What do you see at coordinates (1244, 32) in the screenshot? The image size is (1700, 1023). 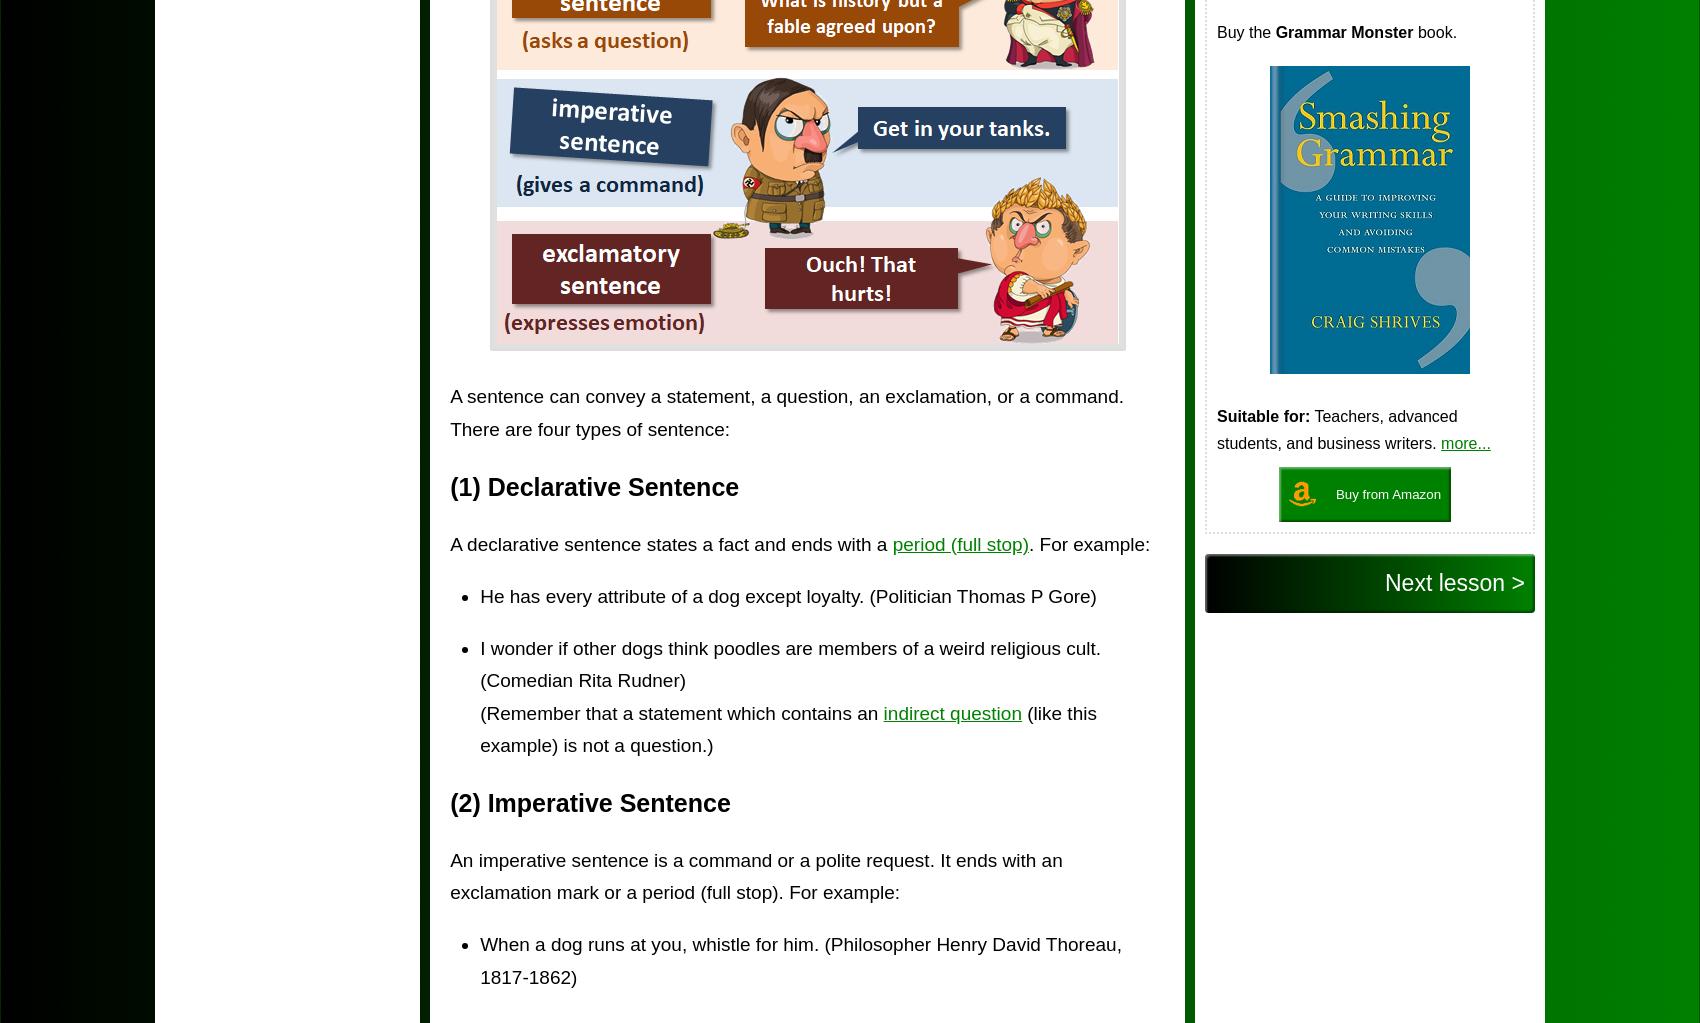 I see `'Buy the'` at bounding box center [1244, 32].